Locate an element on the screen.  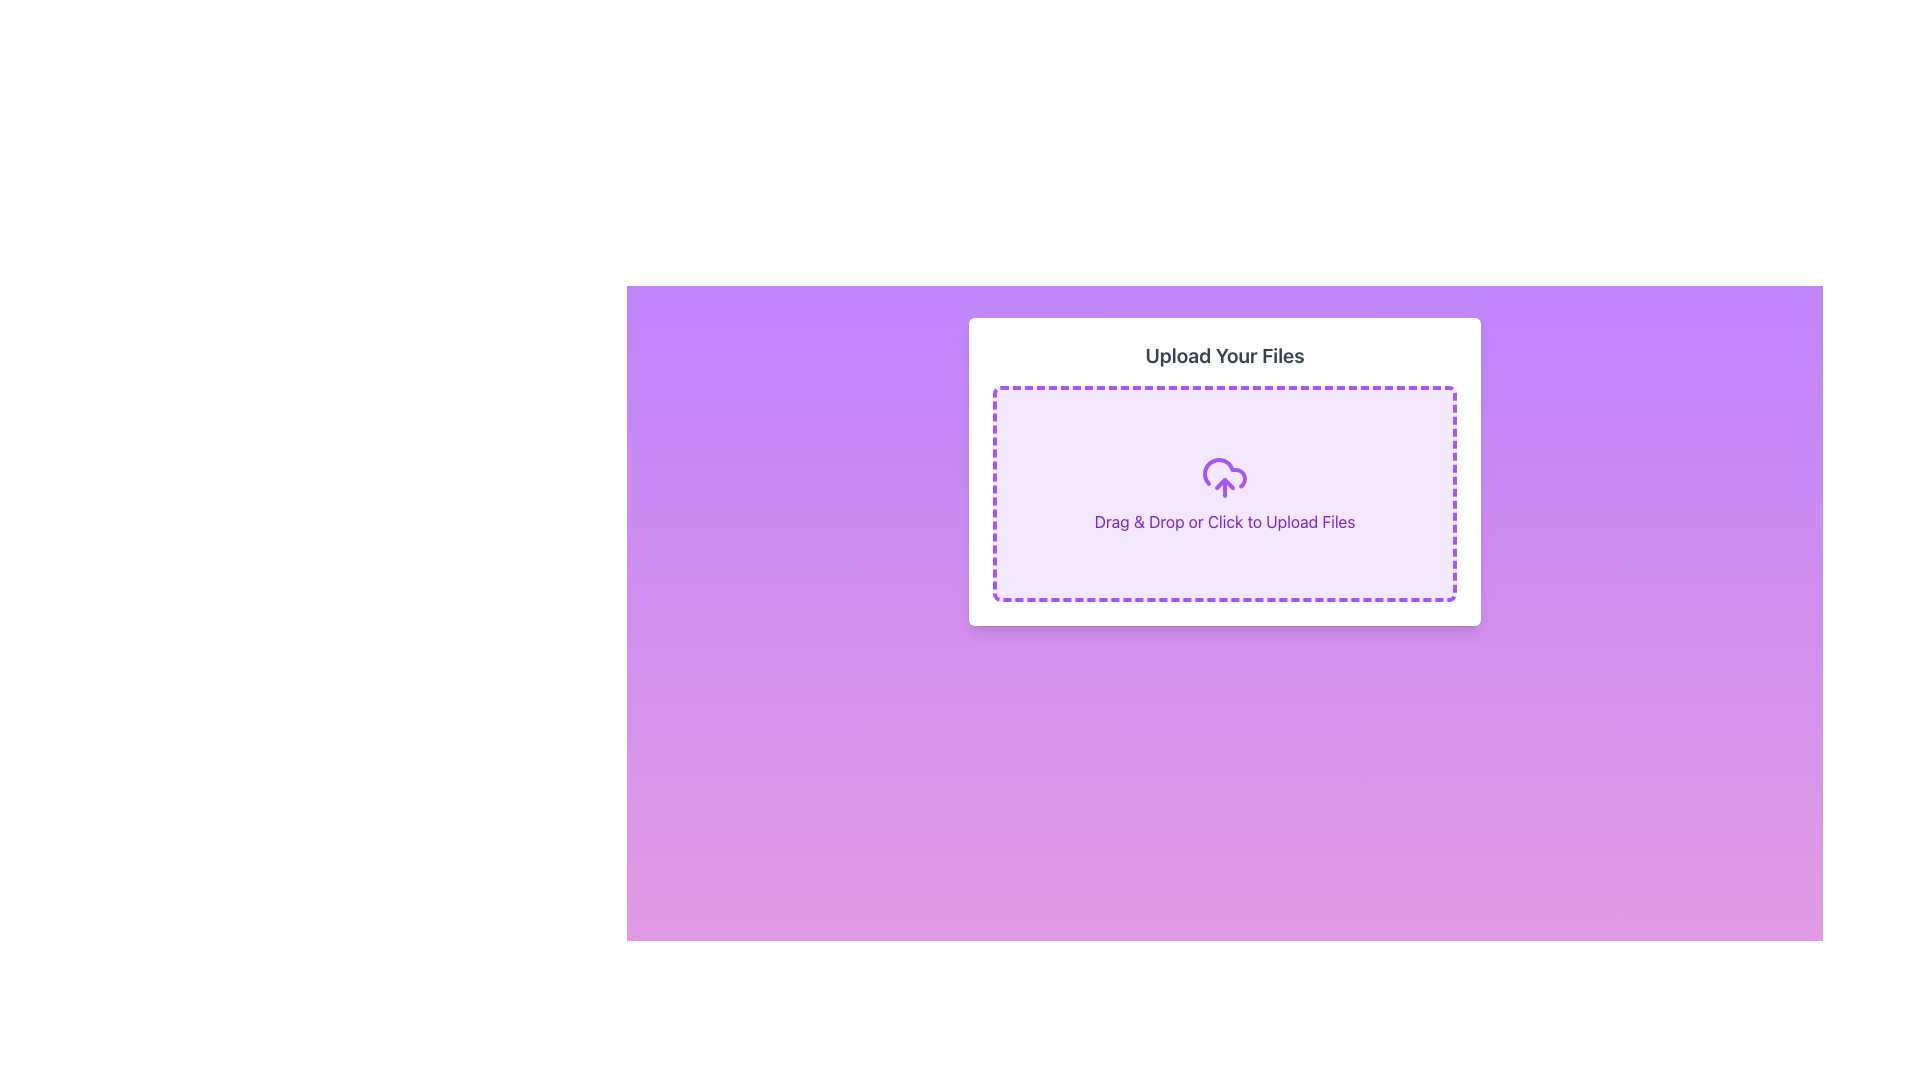
the cloud icon with an upward arrow, which is designed in a purple line art style and indicates an upload function, located at the center of the 'Drag & Drop or Click to Upload Files' box is located at coordinates (1223, 478).